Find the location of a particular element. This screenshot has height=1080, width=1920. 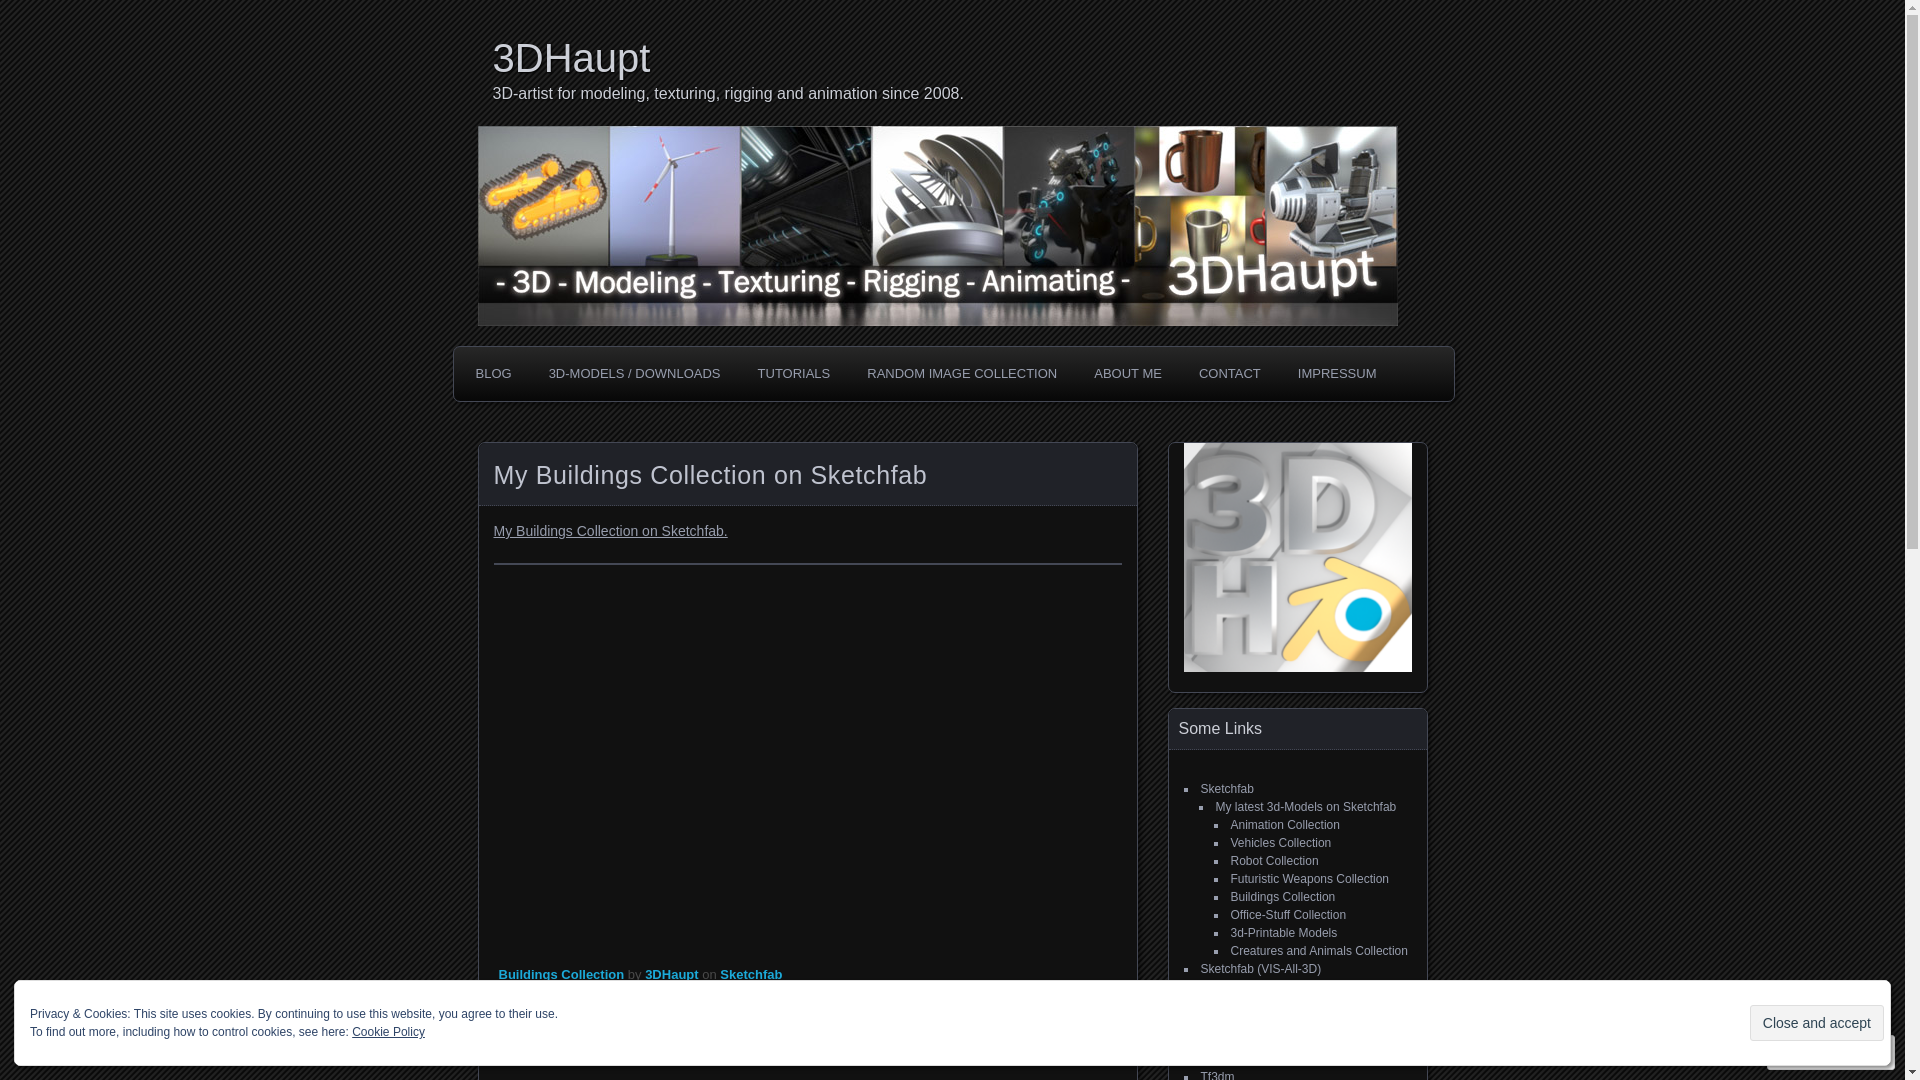

'3d-Printable Models' is located at coordinates (1228, 933).